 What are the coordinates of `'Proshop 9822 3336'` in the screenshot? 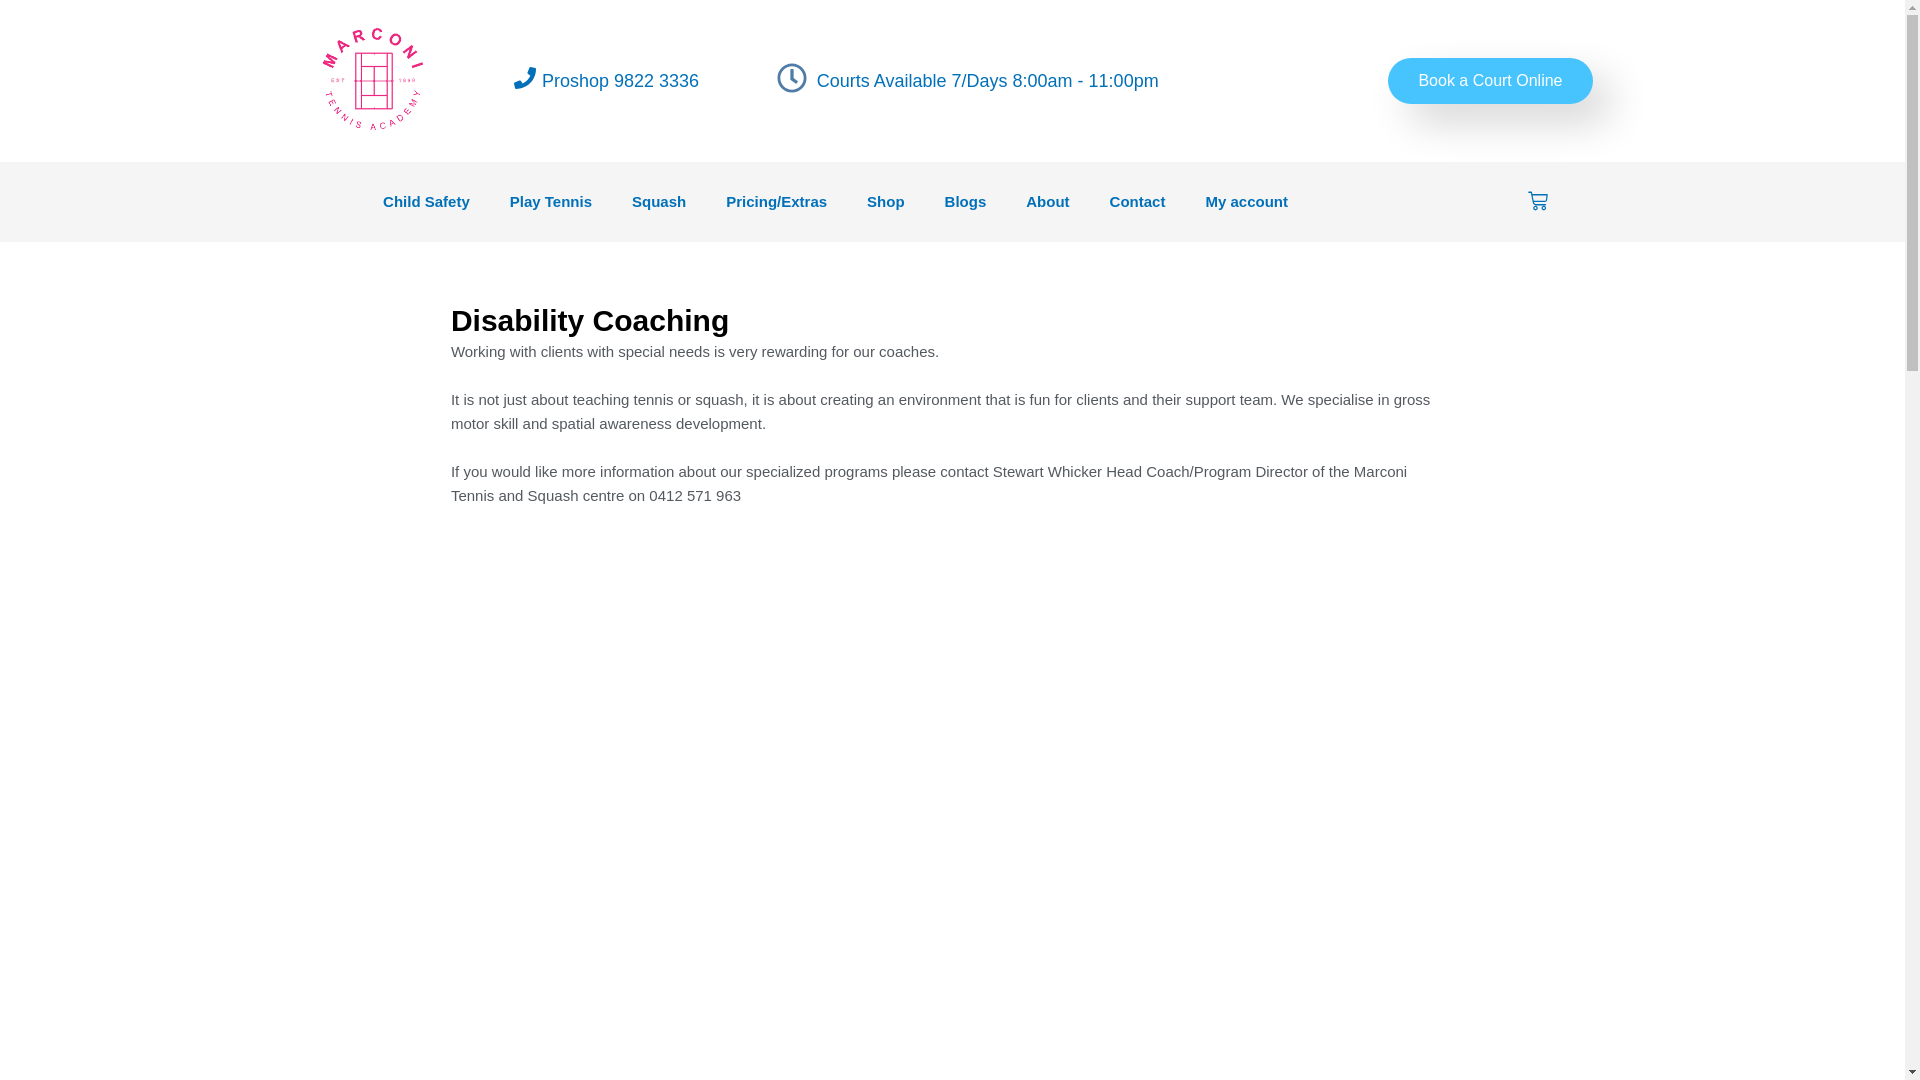 It's located at (619, 80).